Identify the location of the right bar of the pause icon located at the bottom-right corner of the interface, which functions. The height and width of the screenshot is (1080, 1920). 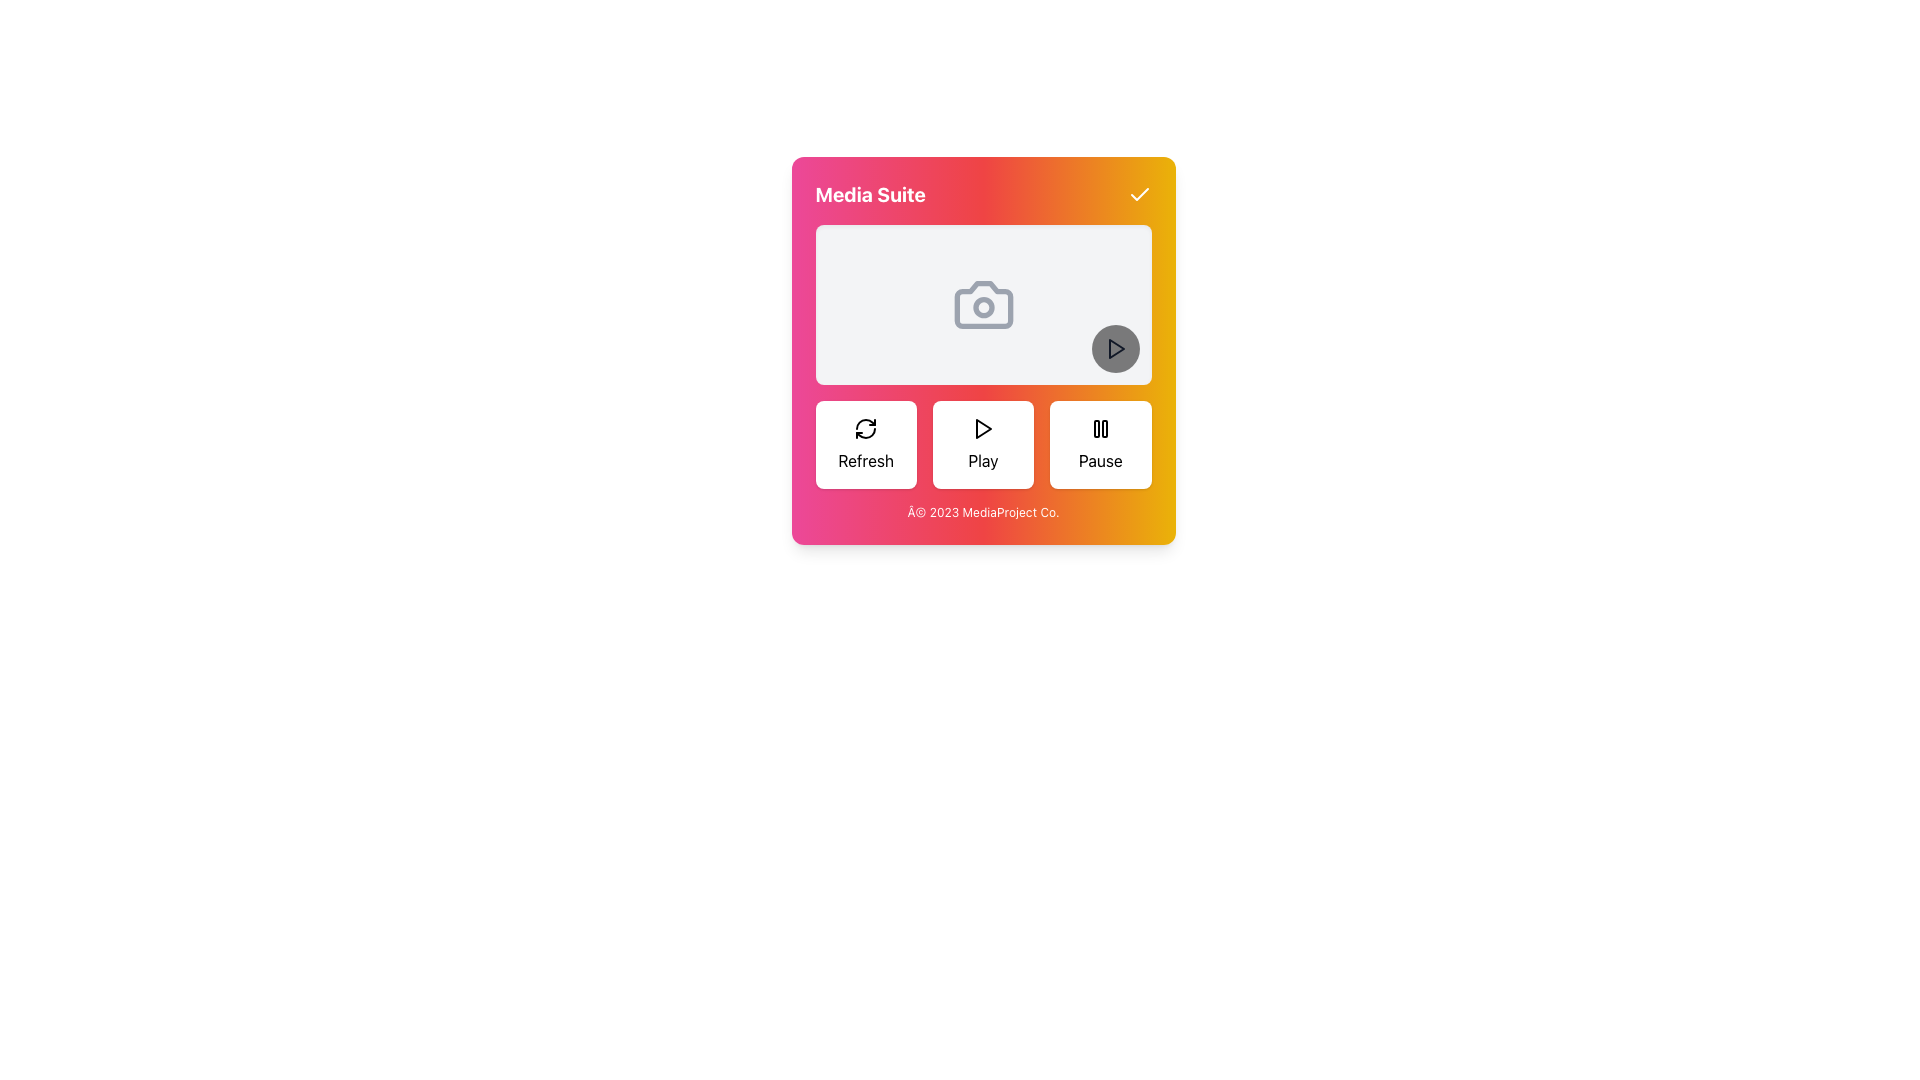
(1103, 427).